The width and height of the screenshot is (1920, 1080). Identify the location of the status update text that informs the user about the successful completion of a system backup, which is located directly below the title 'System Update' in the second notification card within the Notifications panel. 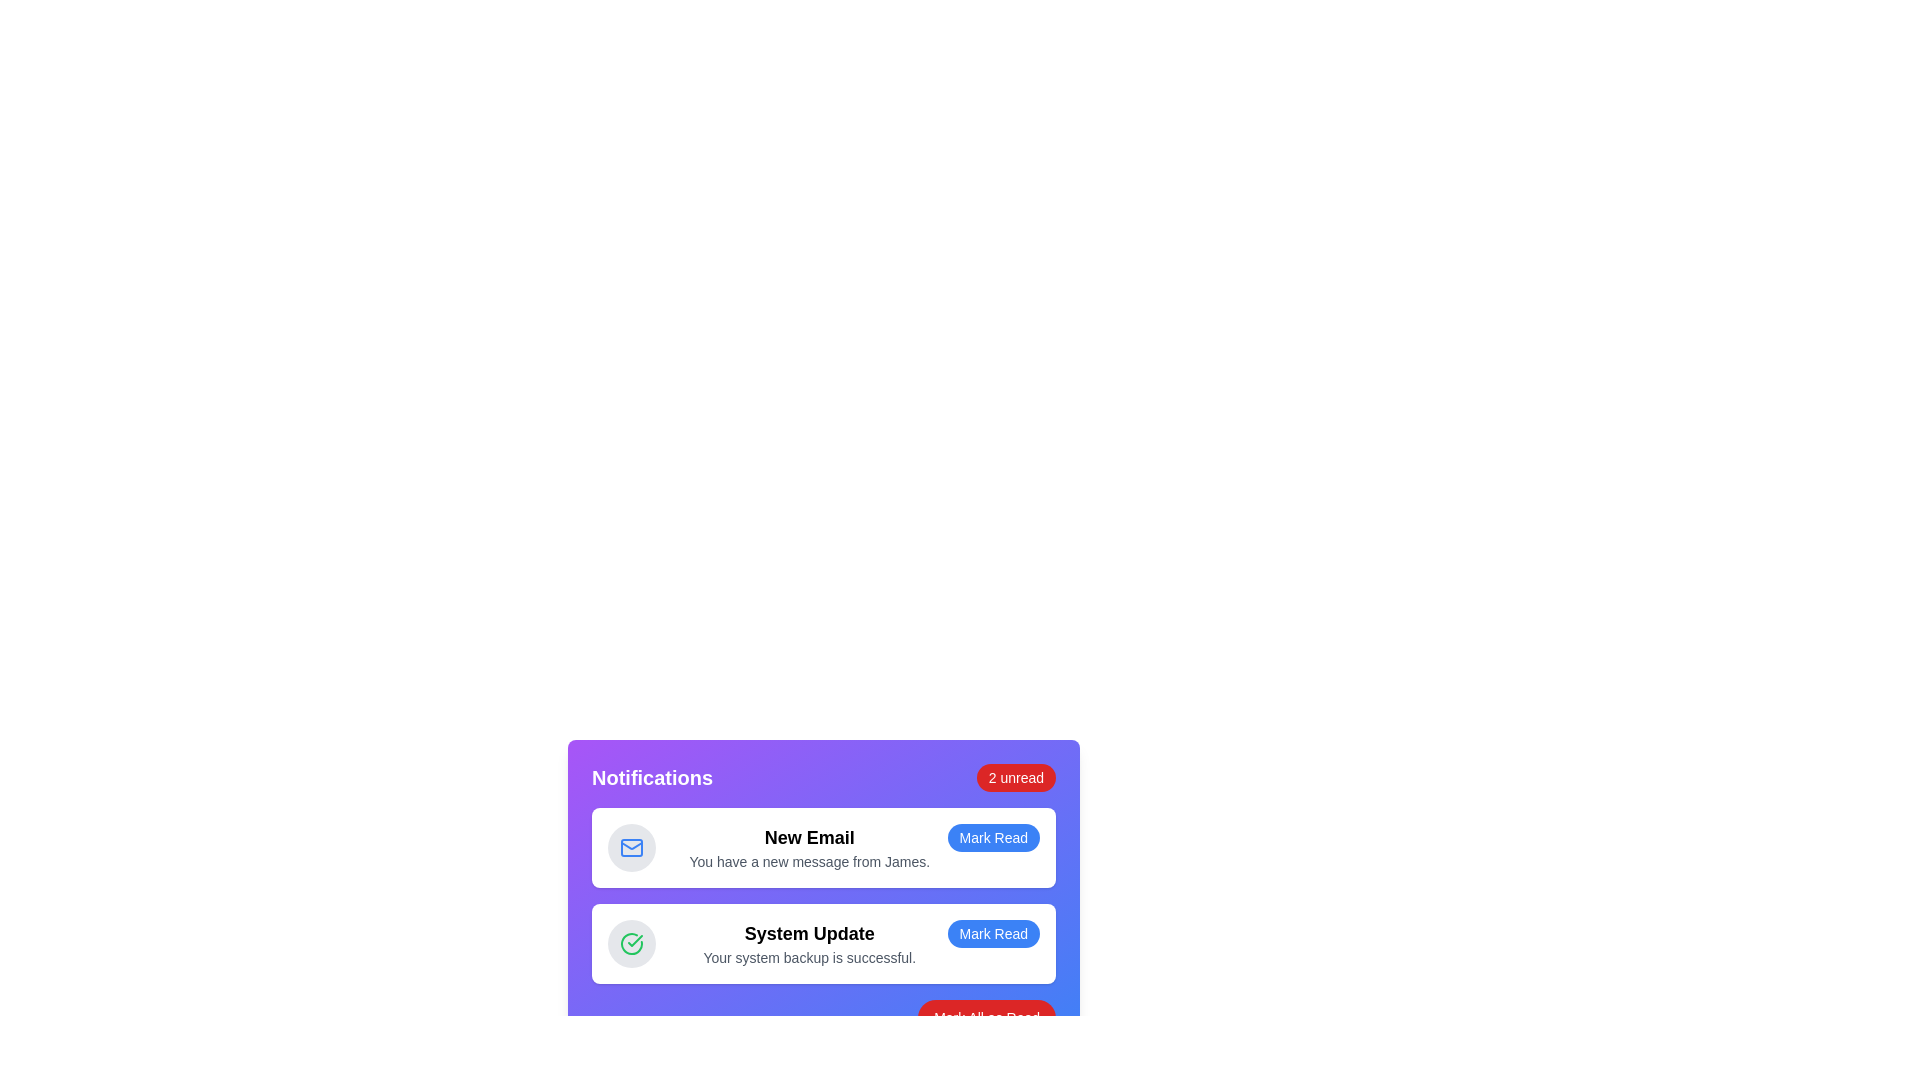
(809, 956).